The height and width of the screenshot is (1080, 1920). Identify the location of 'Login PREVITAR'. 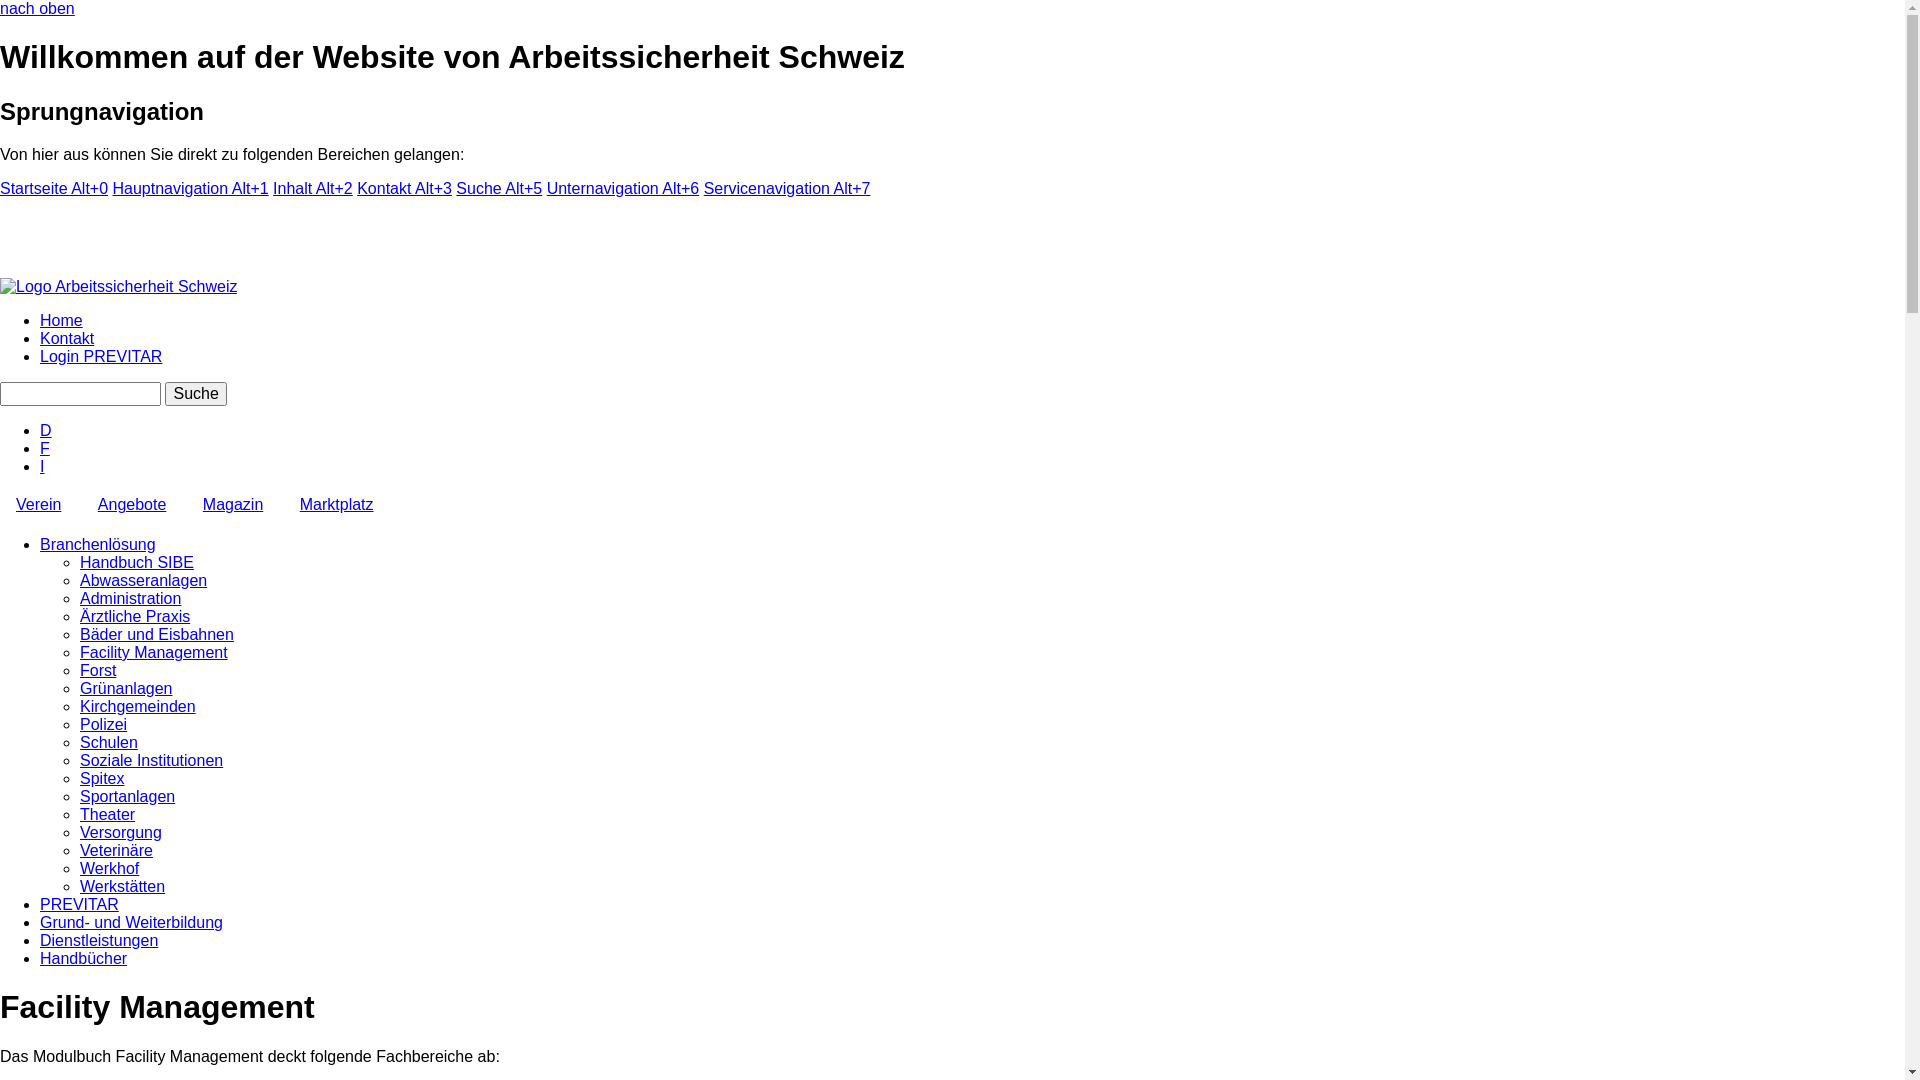
(39, 355).